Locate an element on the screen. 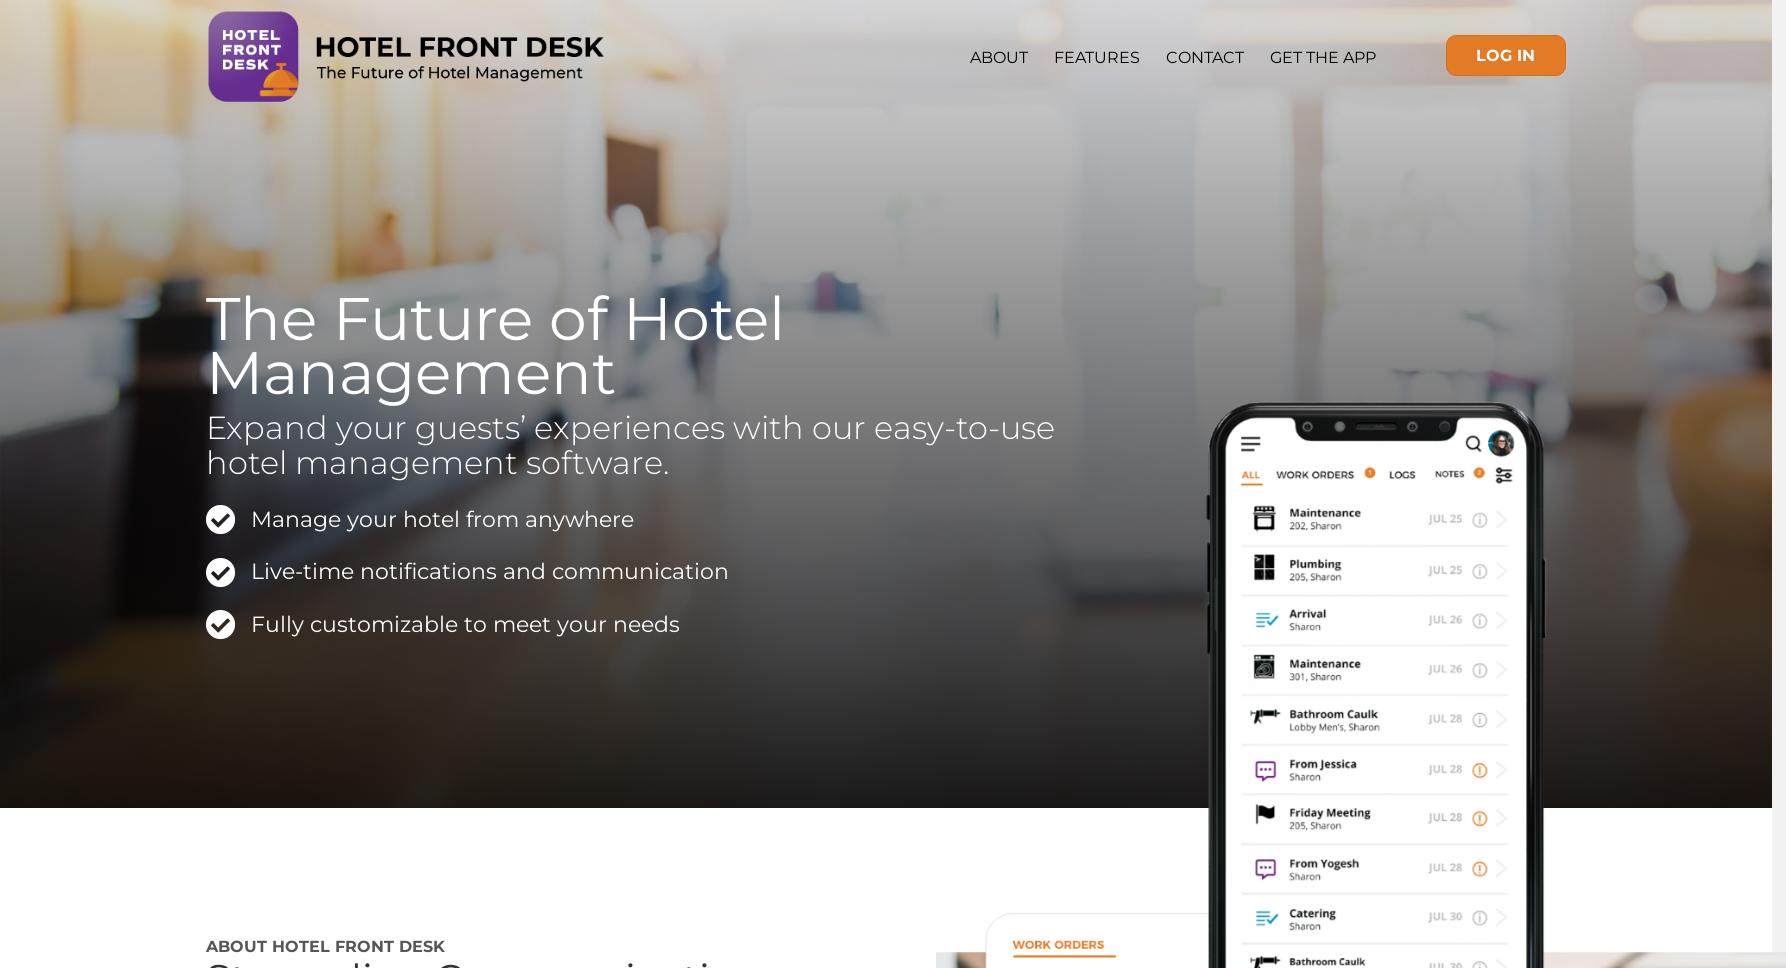 This screenshot has height=968, width=1786. 'ABOUT' is located at coordinates (998, 56).